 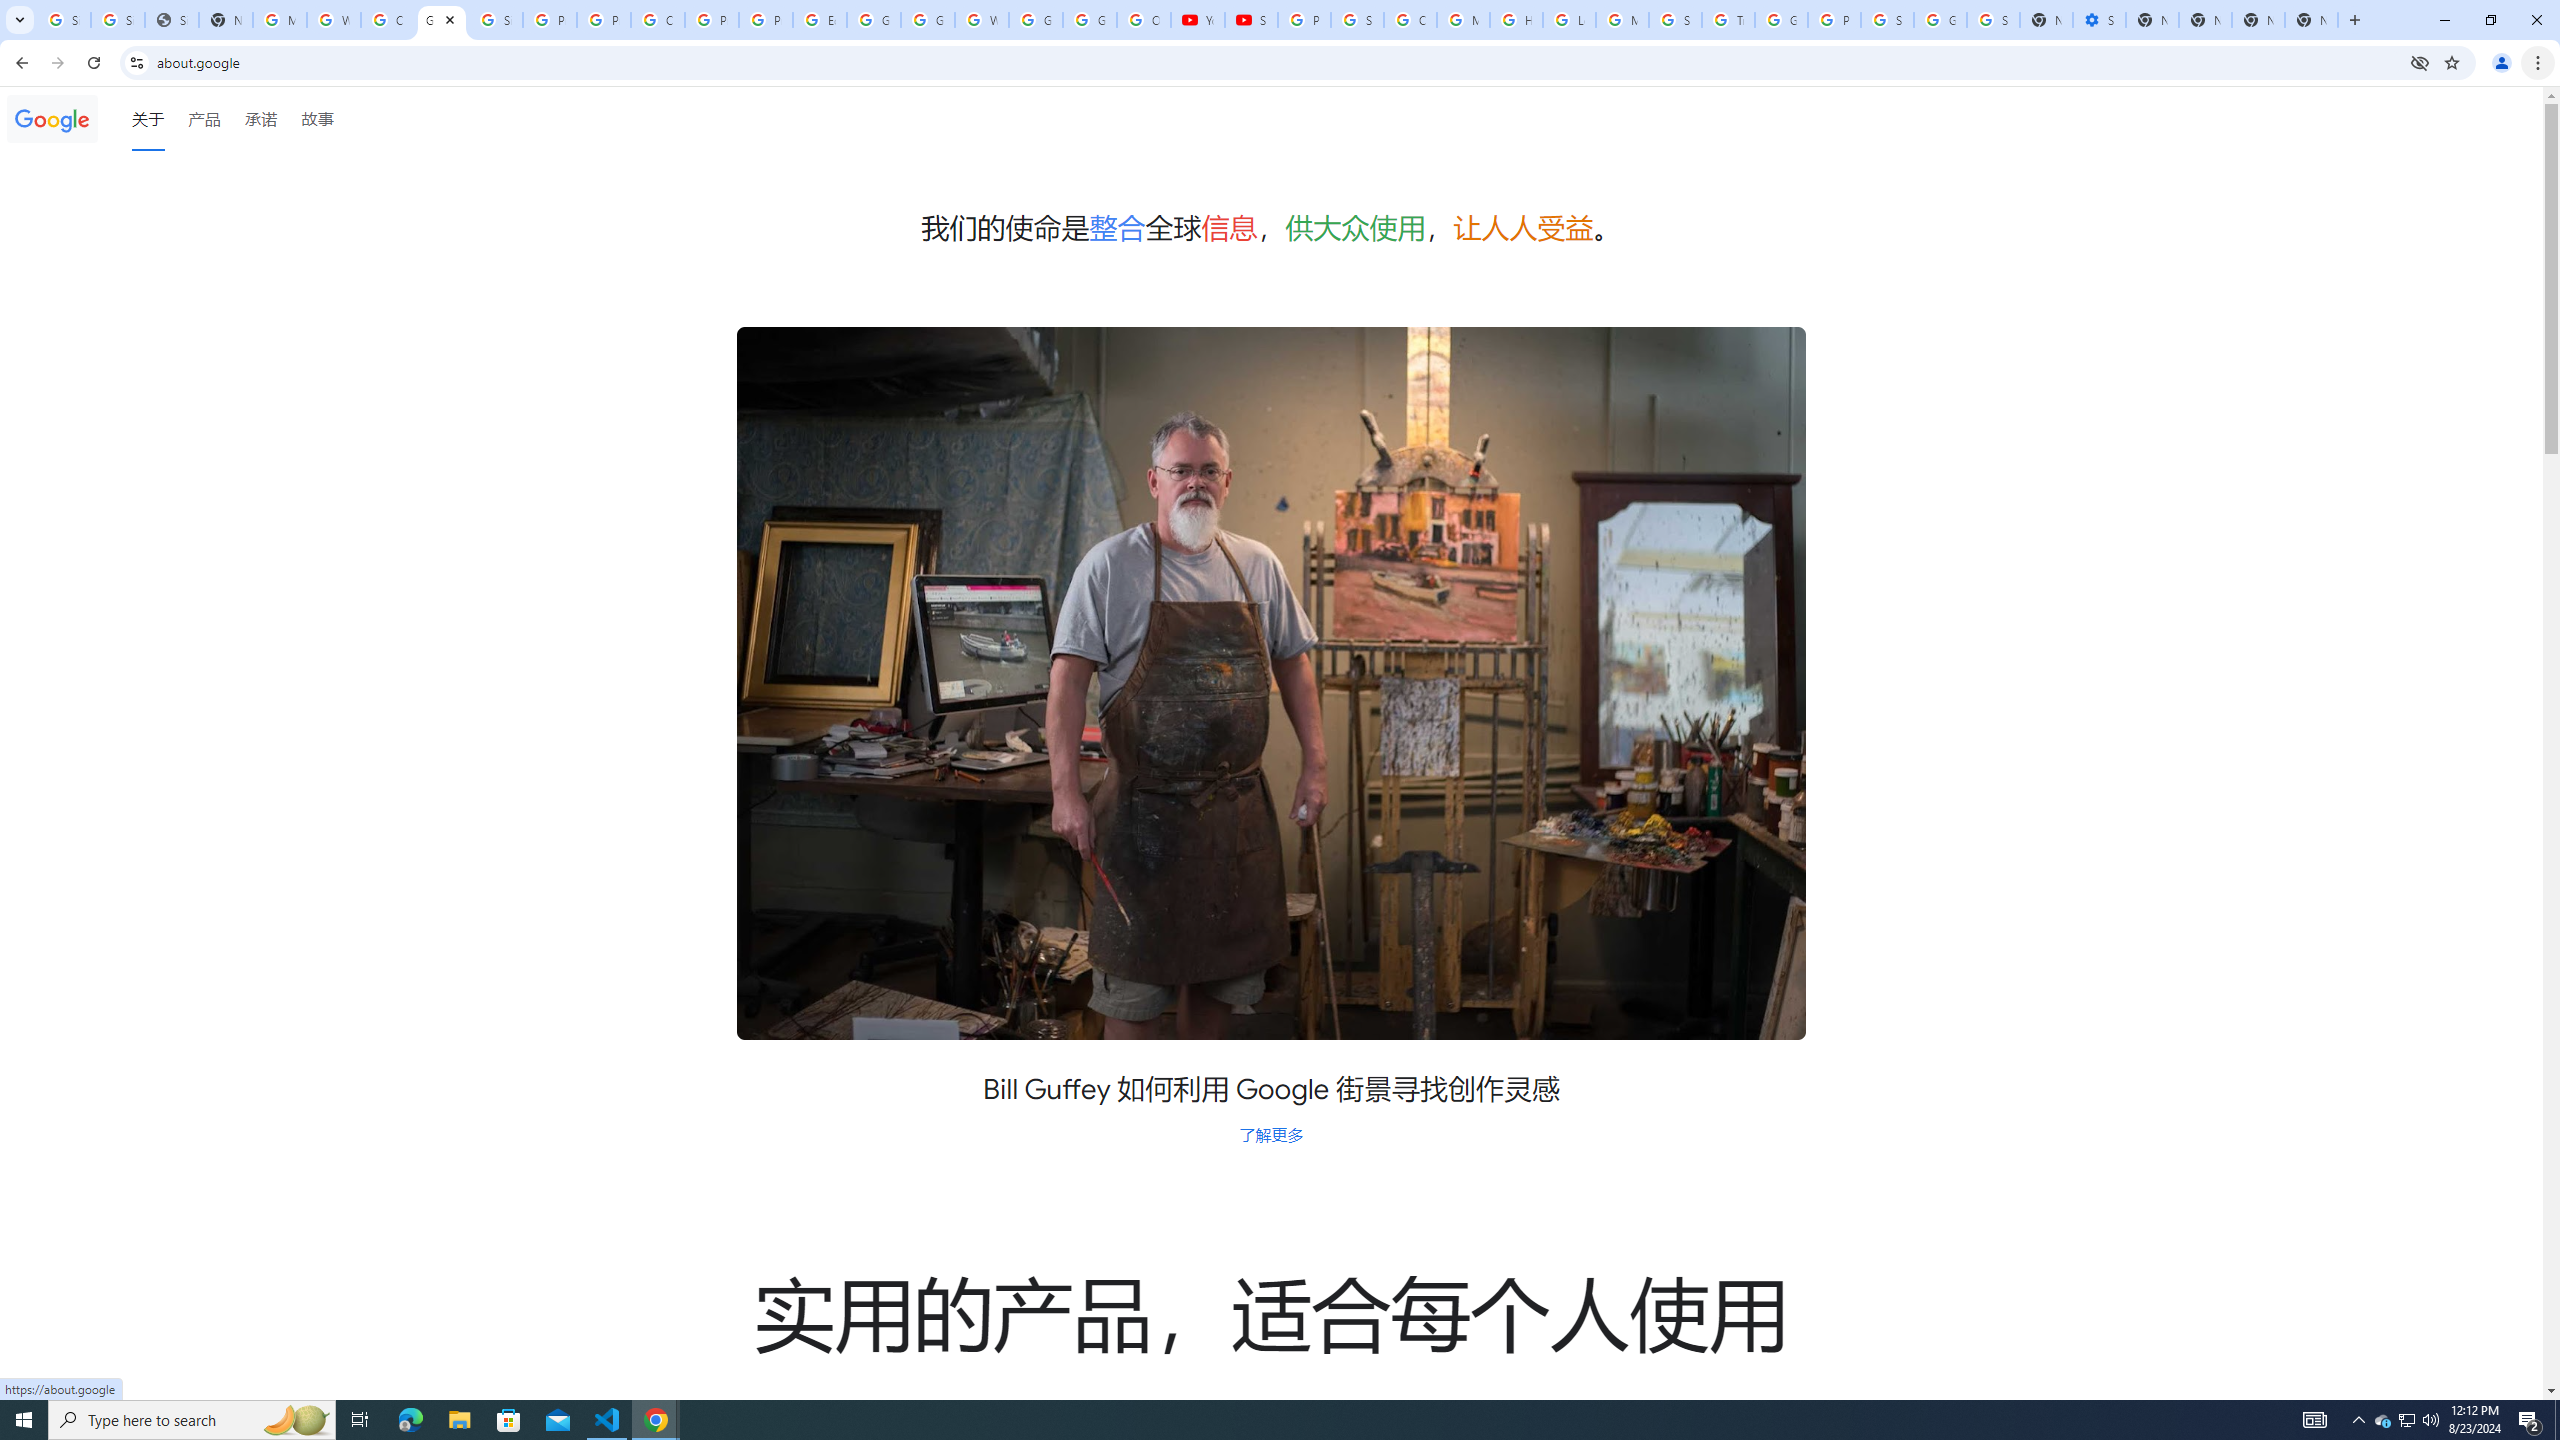 I want to click on 'Settings - Performance', so click(x=2099, y=19).